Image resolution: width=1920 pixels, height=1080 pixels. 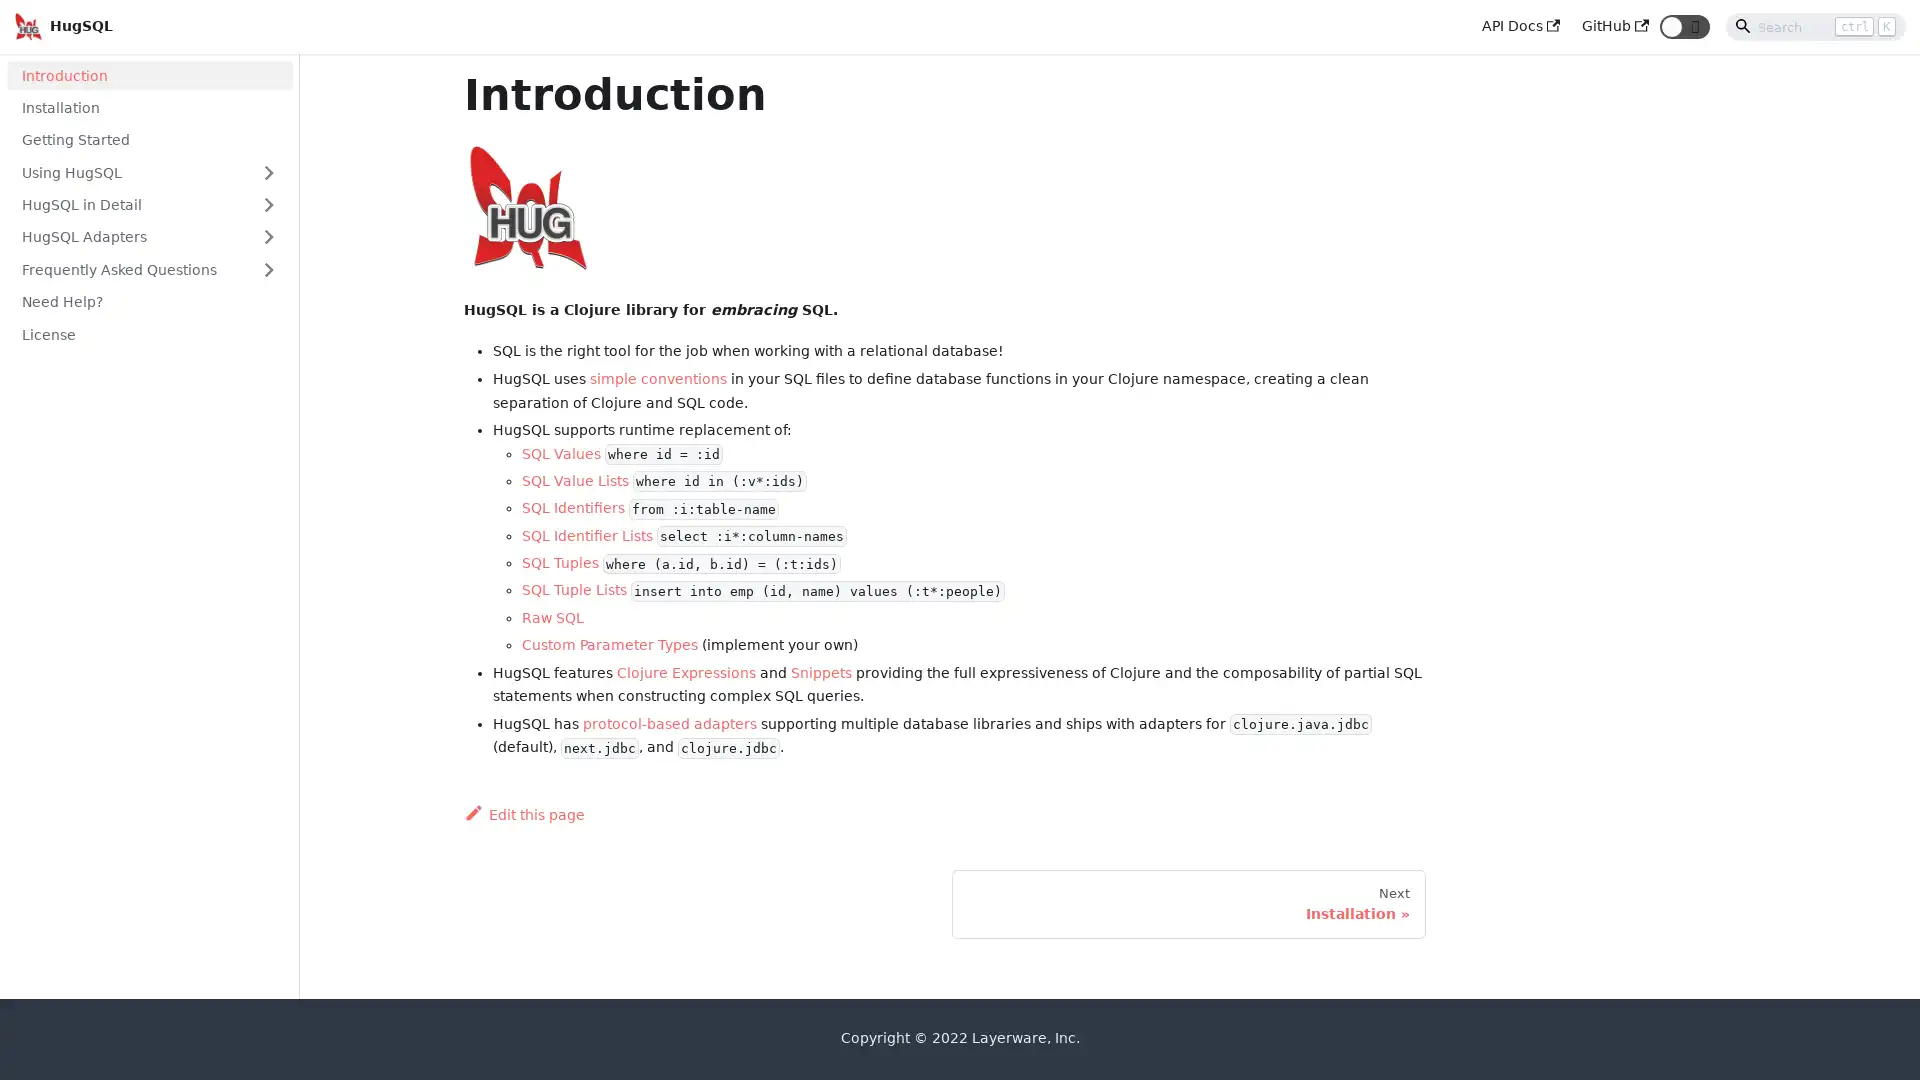 What do you see at coordinates (267, 235) in the screenshot?
I see `Toggle the collapsible sidebar category 'HugSQL Adapters'` at bounding box center [267, 235].